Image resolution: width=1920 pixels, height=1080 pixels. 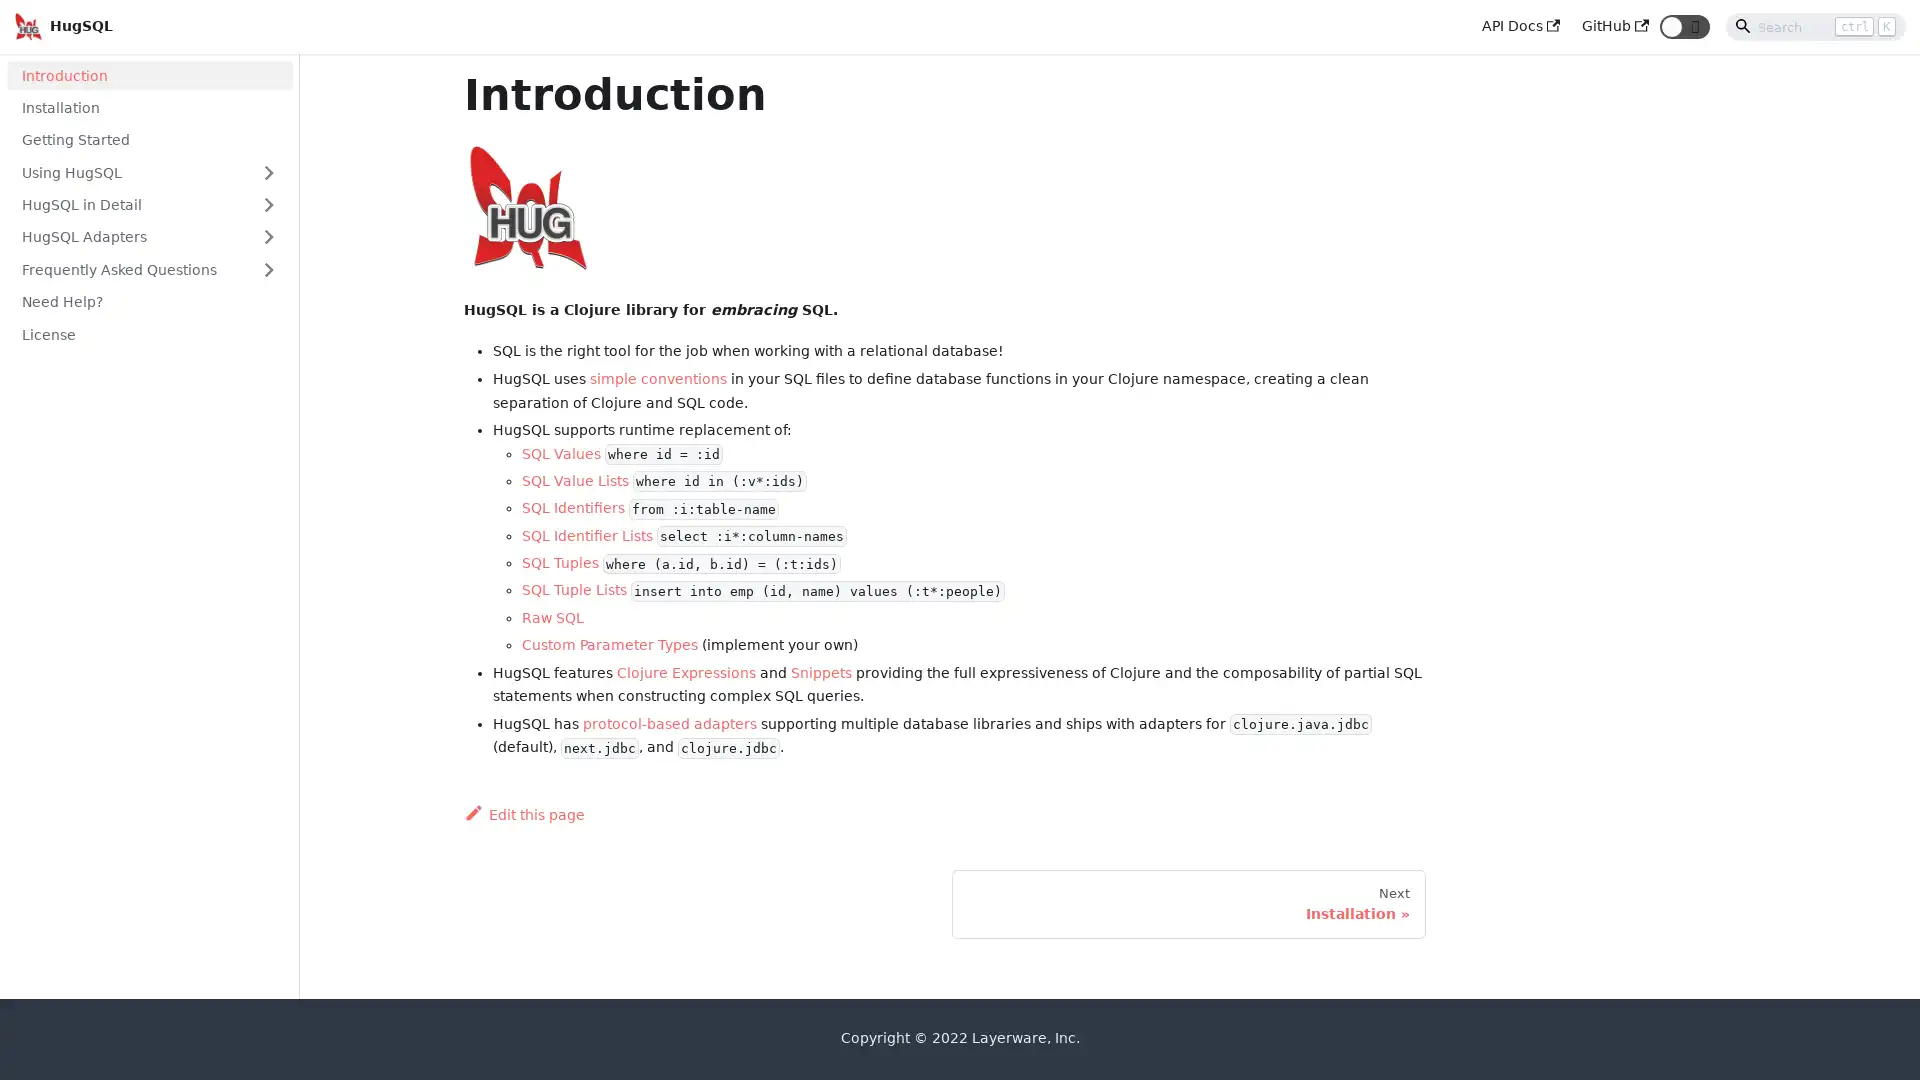 What do you see at coordinates (267, 235) in the screenshot?
I see `Toggle the collapsible sidebar category 'HugSQL Adapters'` at bounding box center [267, 235].